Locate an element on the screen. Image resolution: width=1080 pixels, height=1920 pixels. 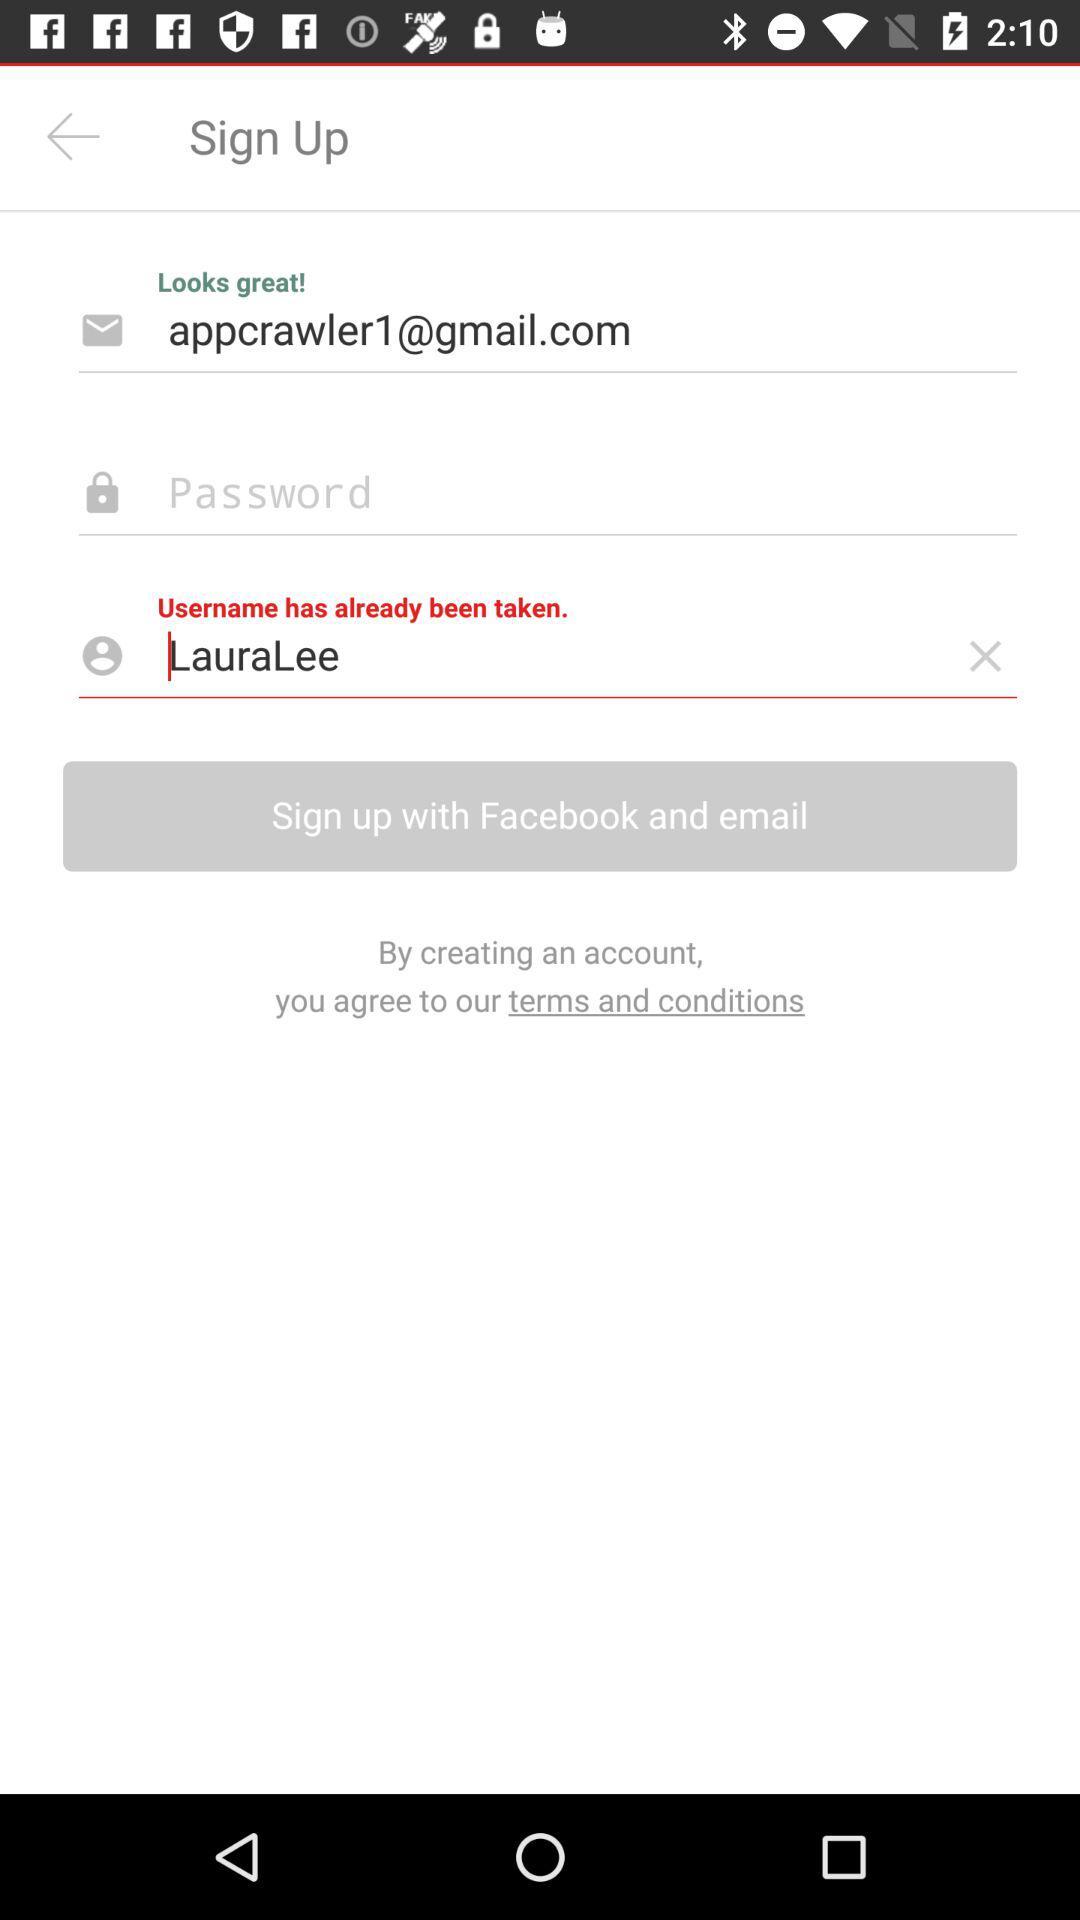
button is located at coordinates (984, 656).